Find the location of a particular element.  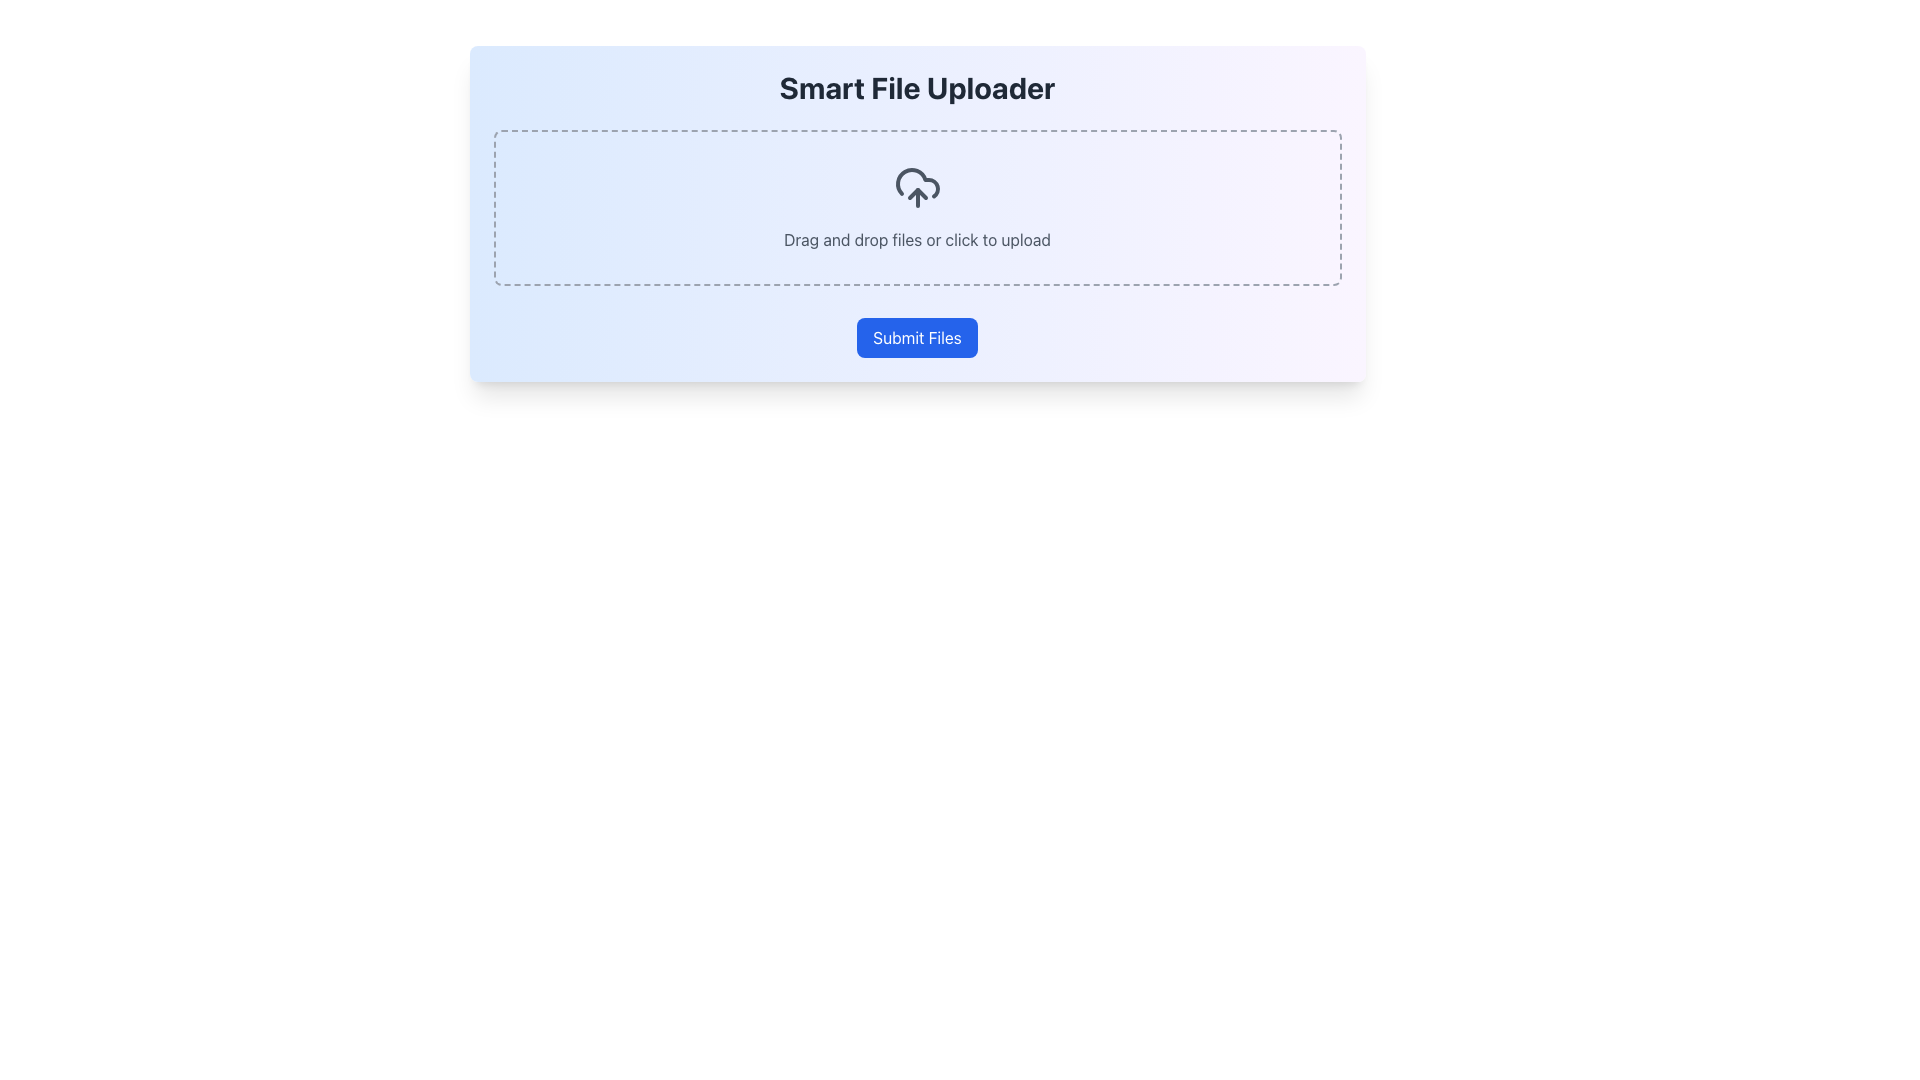

the heading 'Smart File Uploader' which is styled in large, bold black font and centrally aligned at the top of the interface is located at coordinates (916, 87).